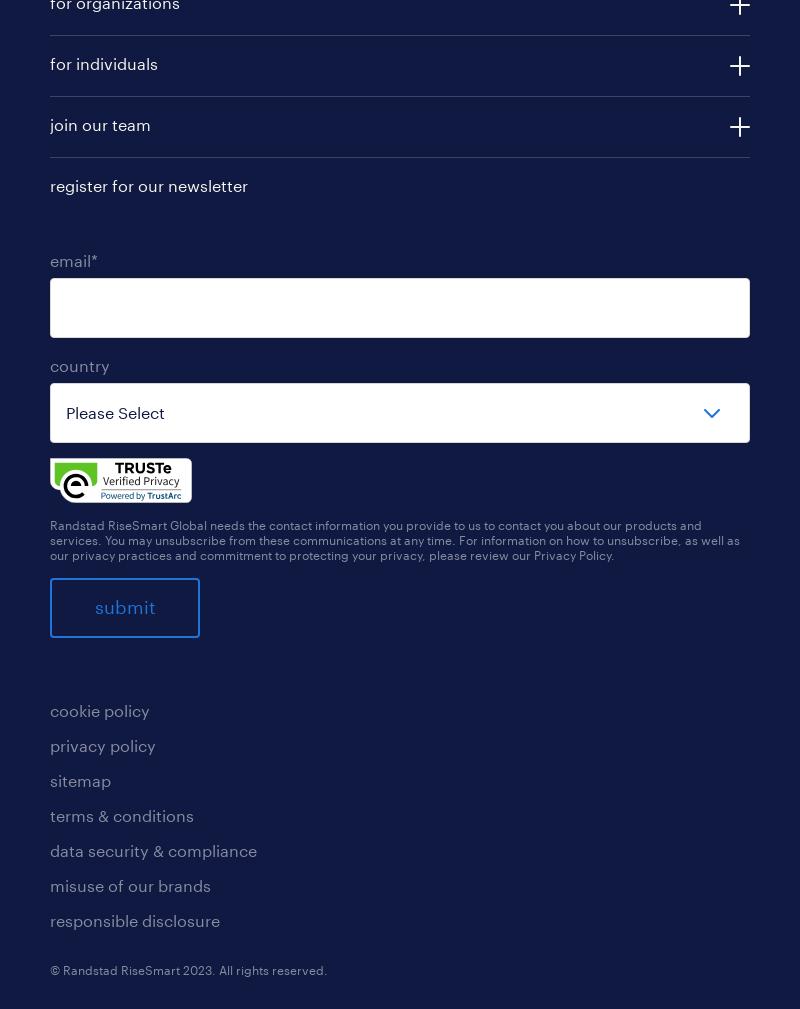  I want to click on '*', so click(91, 258).